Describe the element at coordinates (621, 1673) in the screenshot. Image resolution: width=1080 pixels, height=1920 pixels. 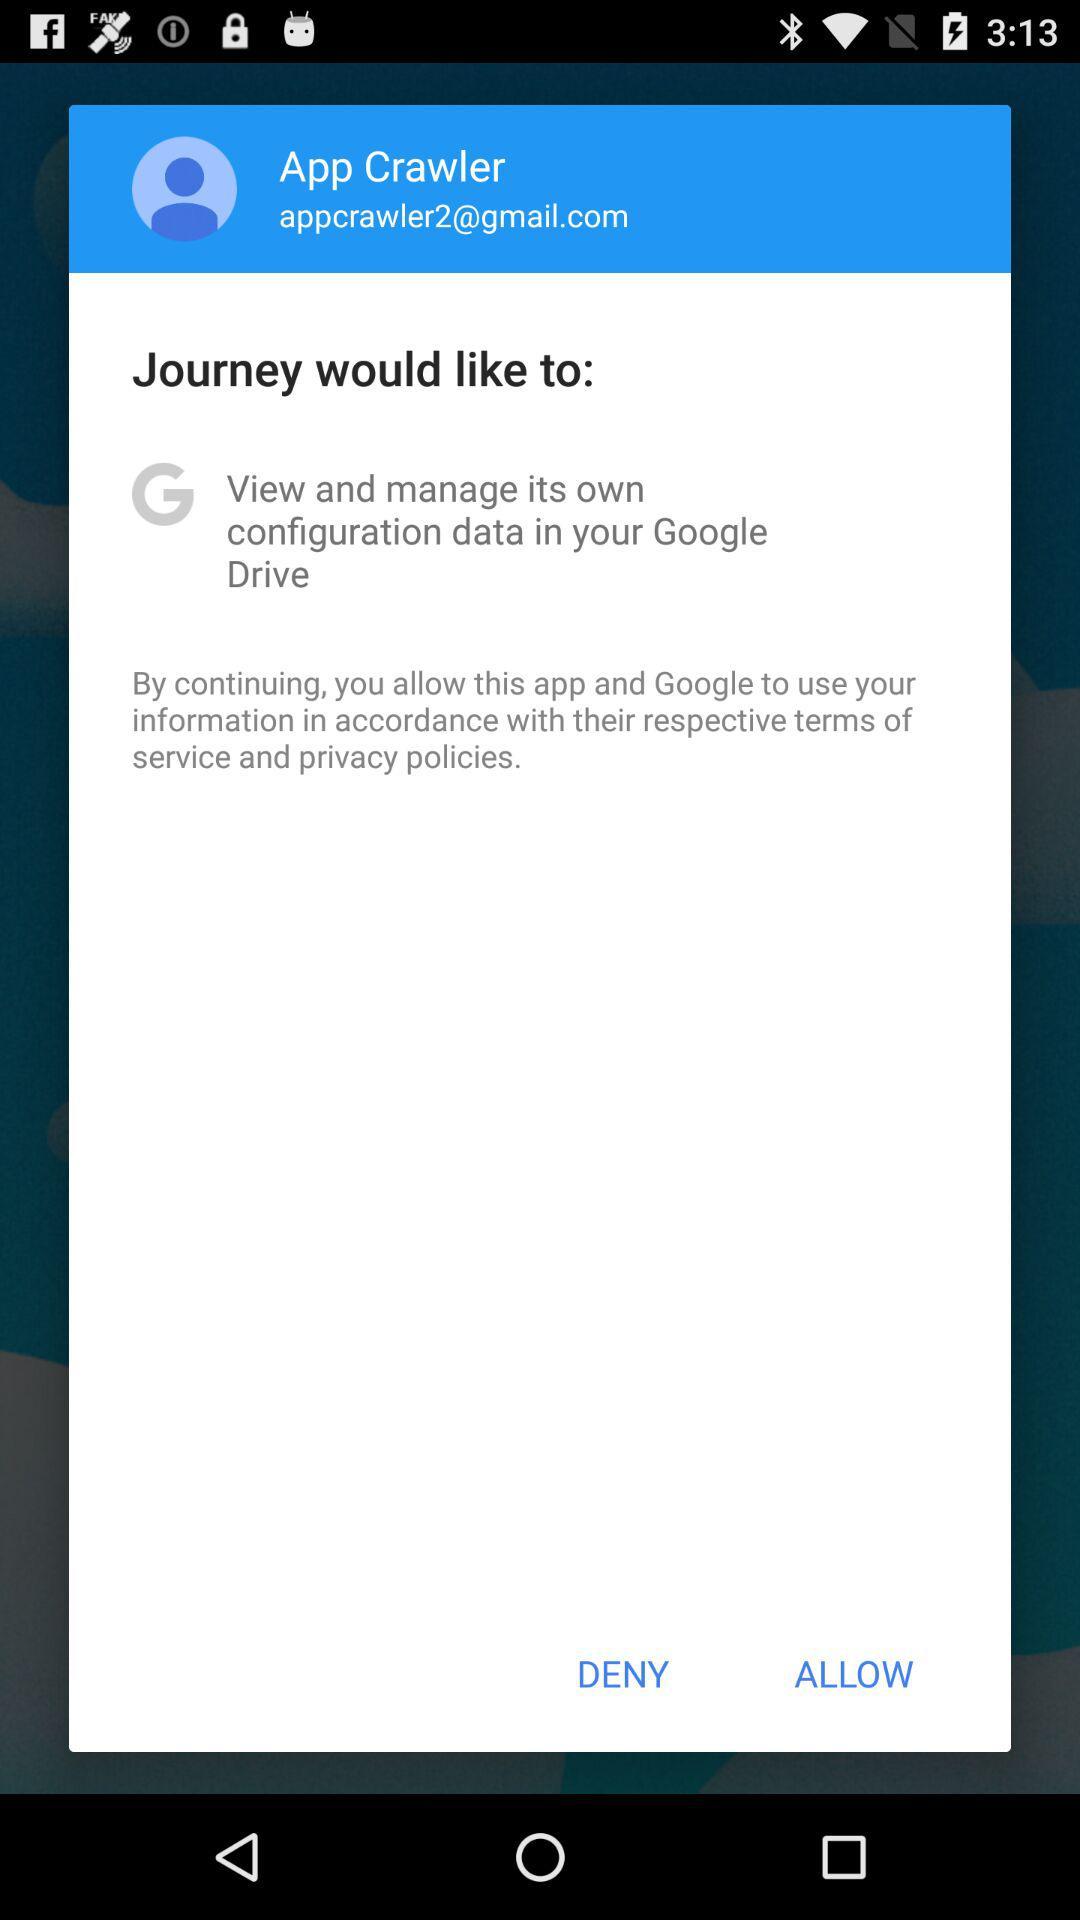
I see `deny button` at that location.